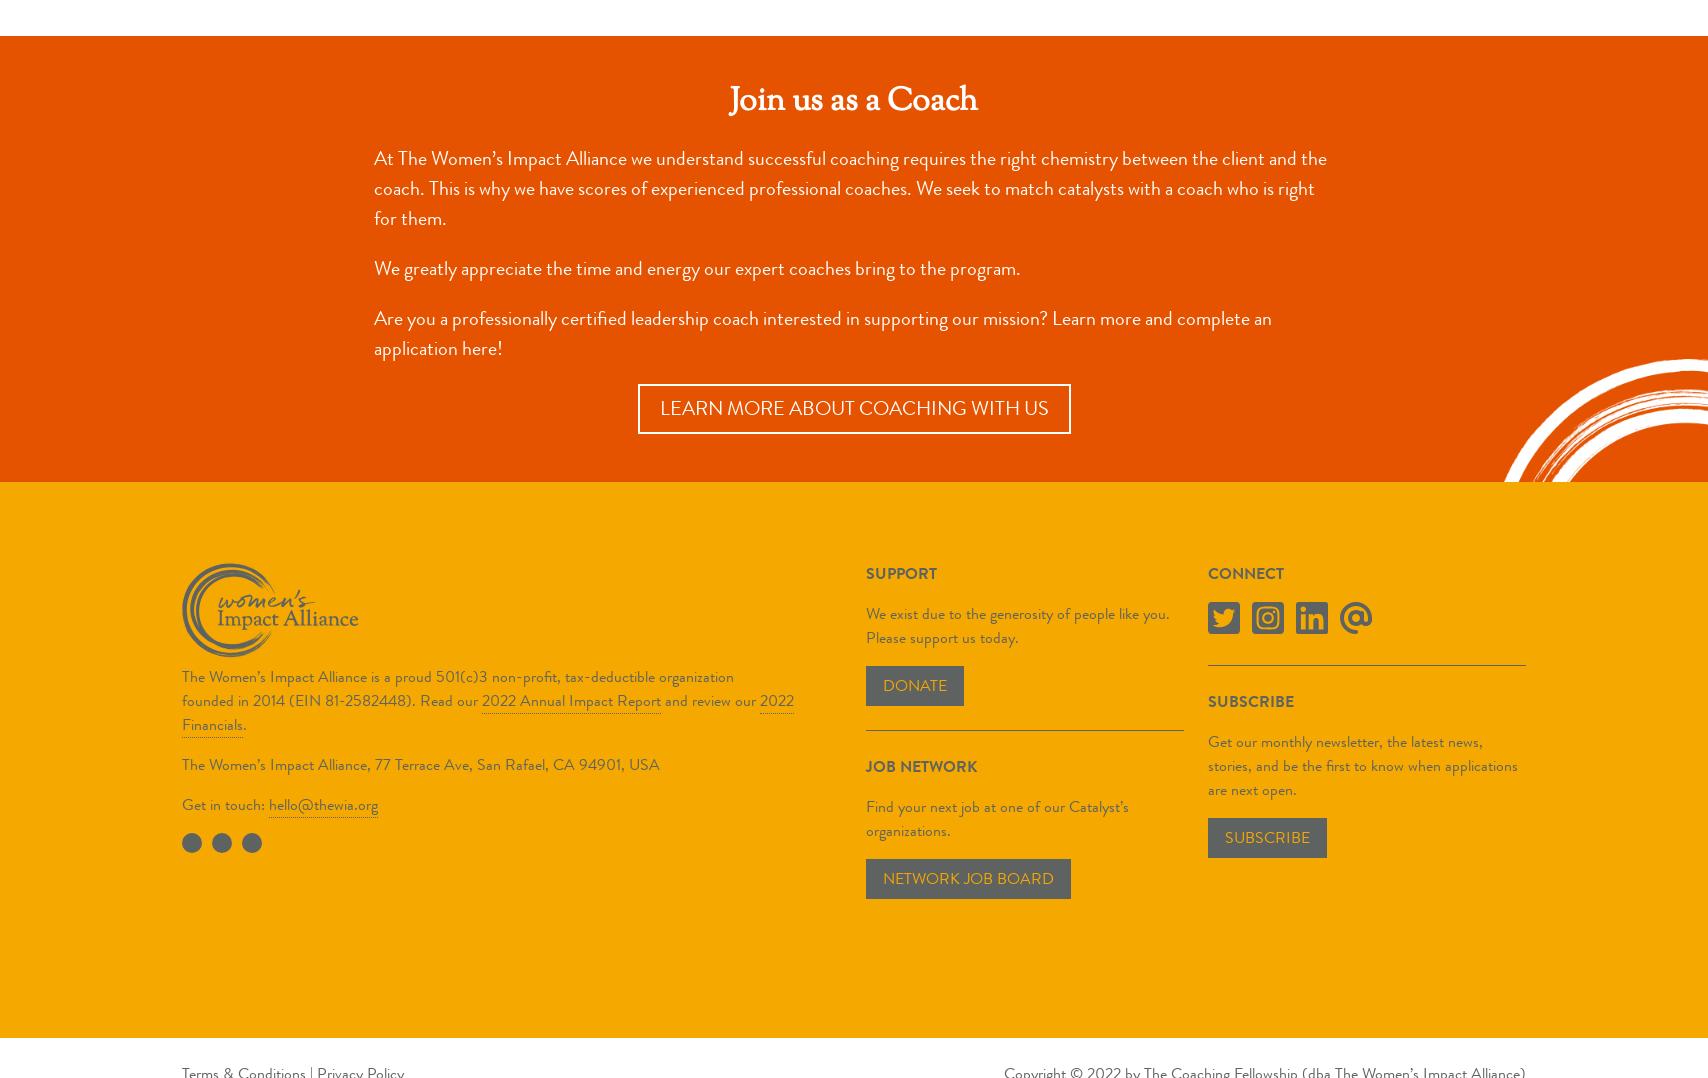  I want to click on 'NETWORK JOB BOARD', so click(967, 877).